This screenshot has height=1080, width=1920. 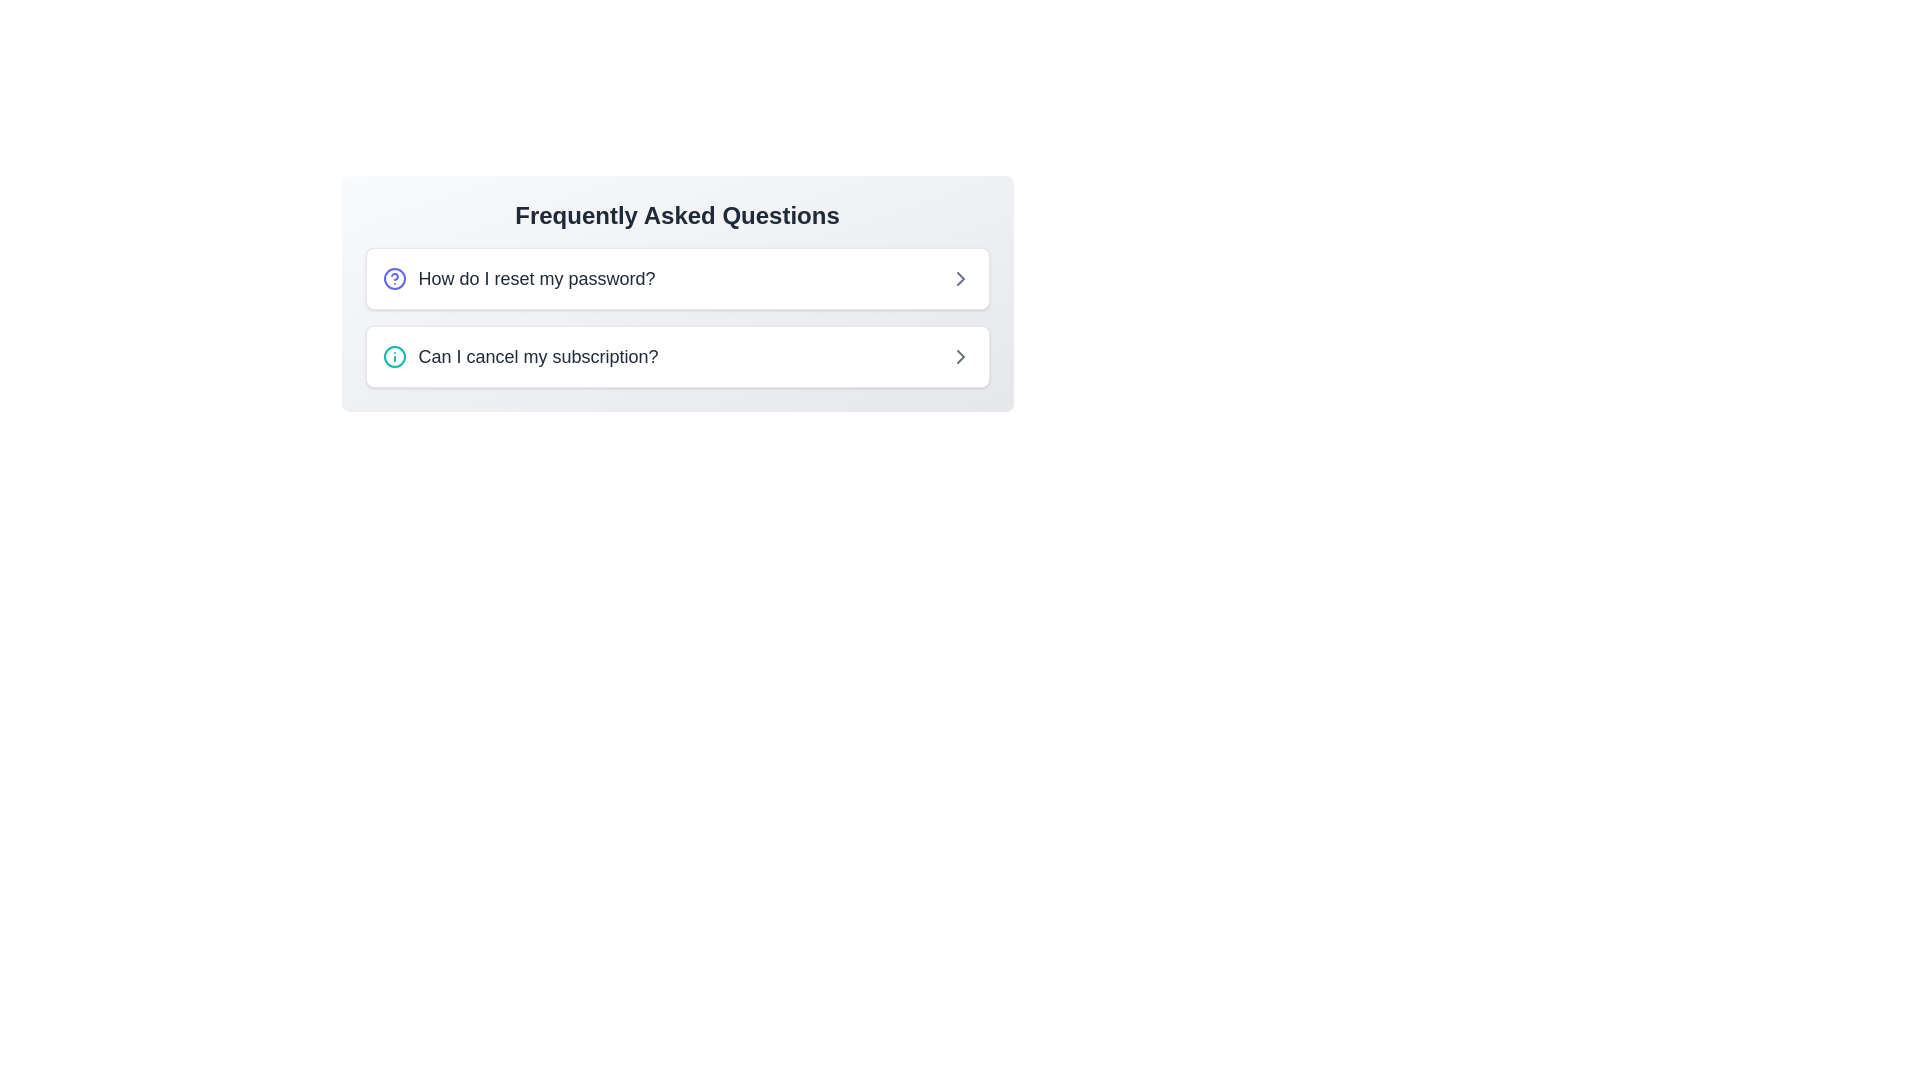 What do you see at coordinates (394, 356) in the screenshot?
I see `the icon element representing the question 'Can I cancel my subscription?' that is positioned to the left of the corresponding text in the FAQ interface` at bounding box center [394, 356].